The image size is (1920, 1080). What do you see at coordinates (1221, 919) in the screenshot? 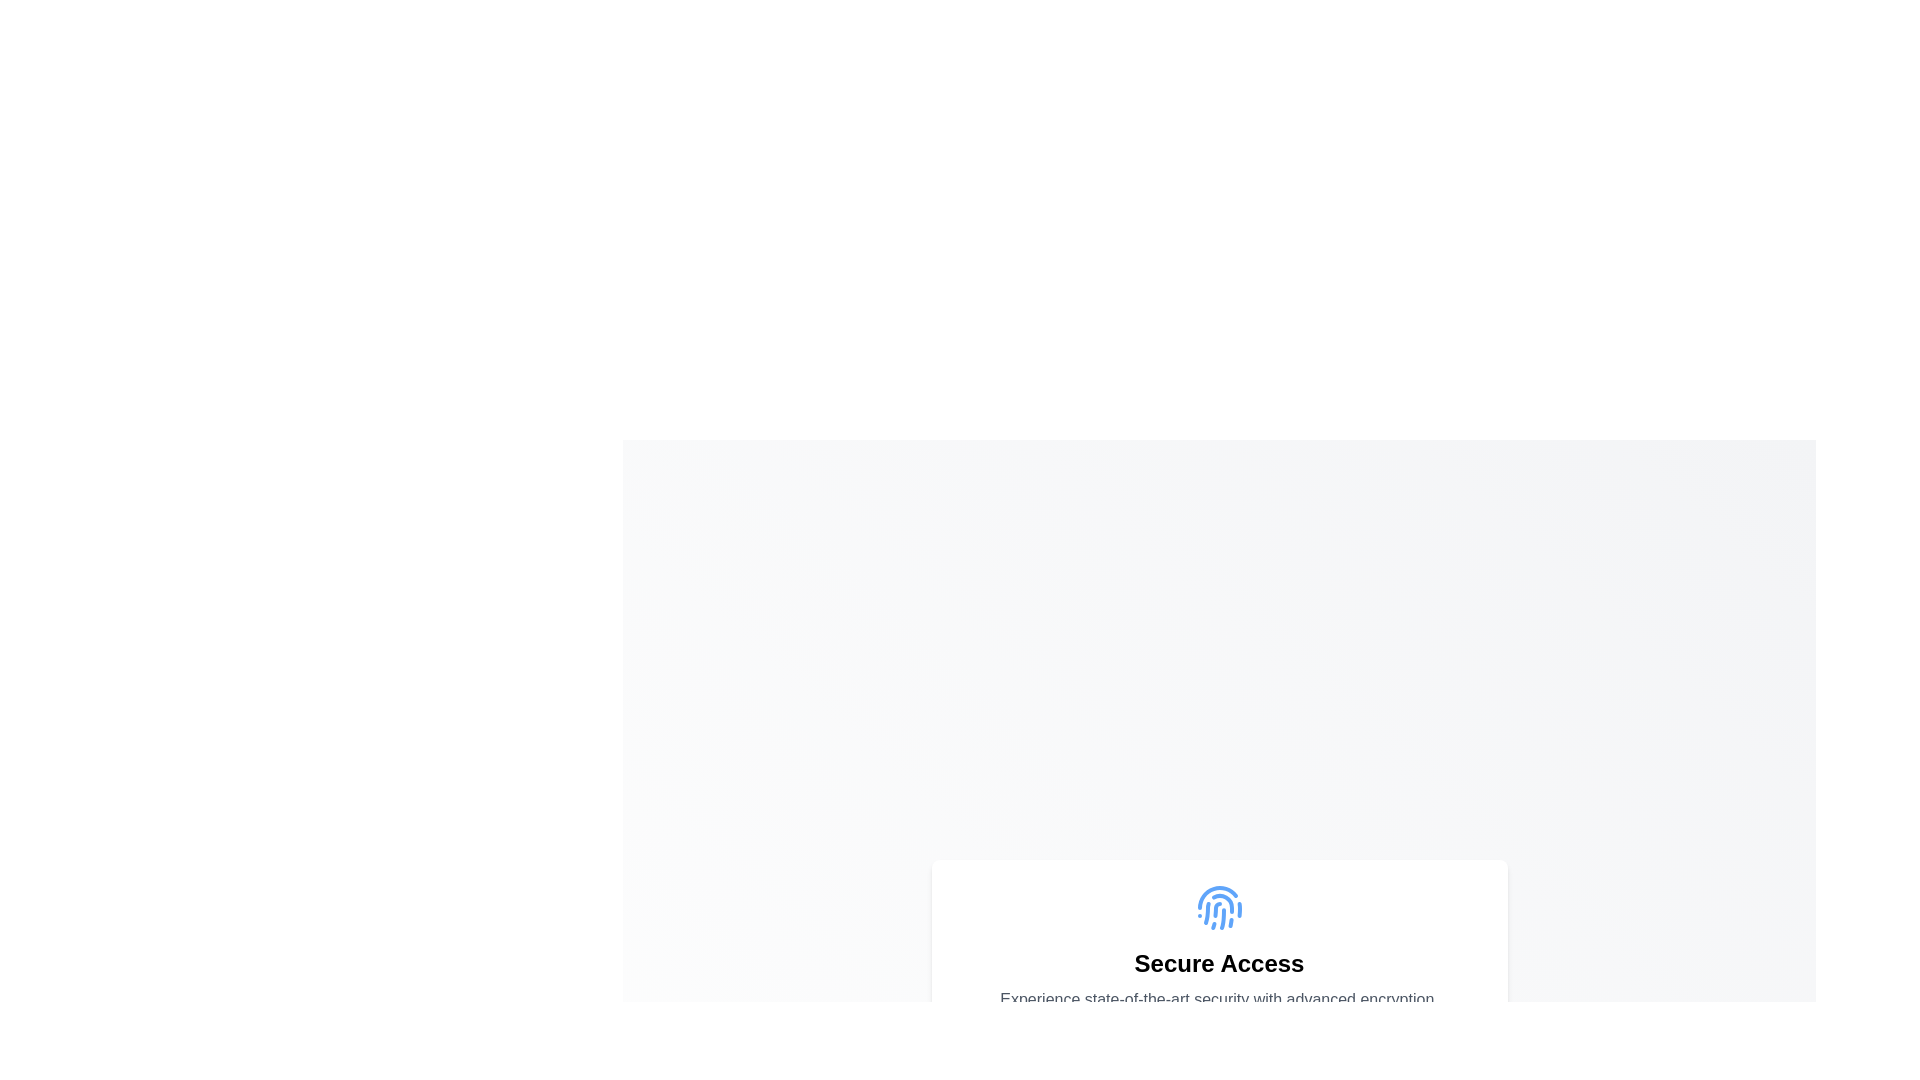
I see `the second segment of the fingerprint icon, which is visually located above the 'Secure Access' text and slightly to the right among its sibling paths` at bounding box center [1221, 919].